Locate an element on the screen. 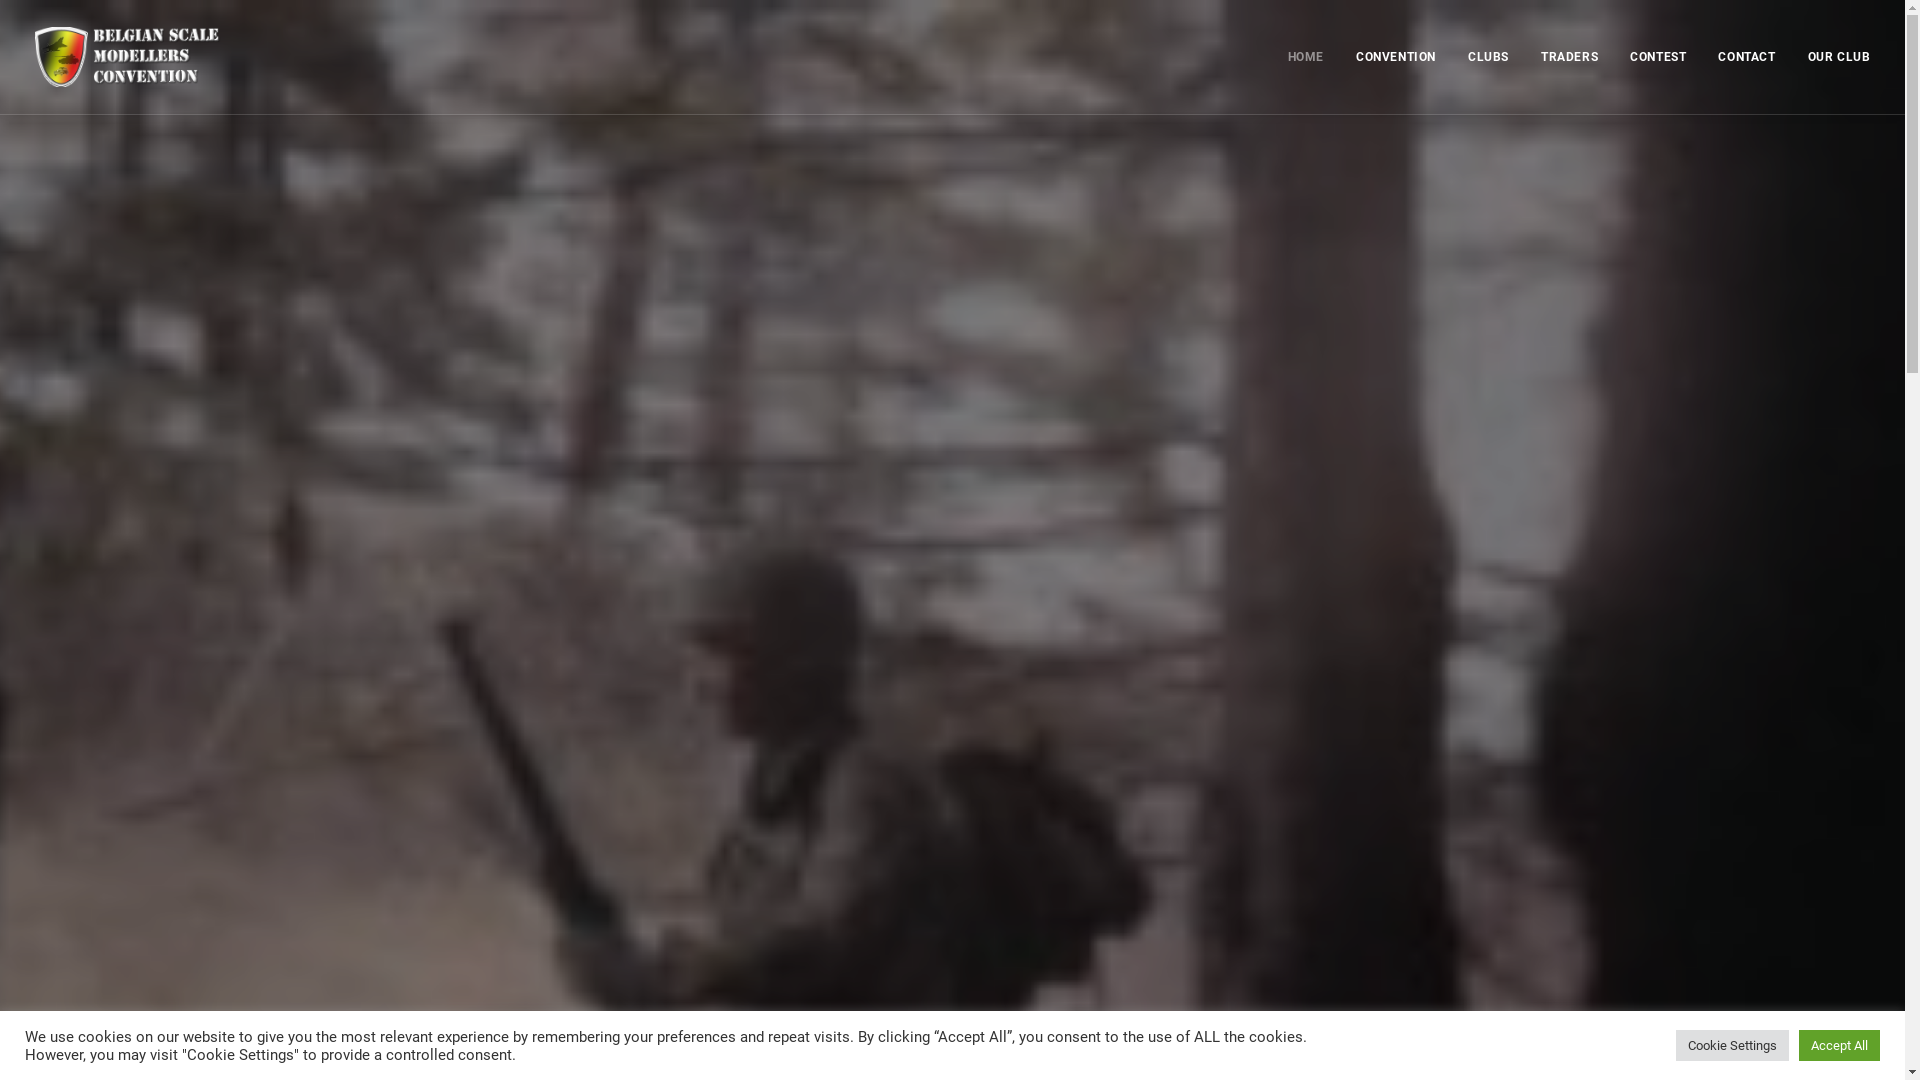 The height and width of the screenshot is (1080, 1920). 'OUR CLUB' is located at coordinates (1794, 56).